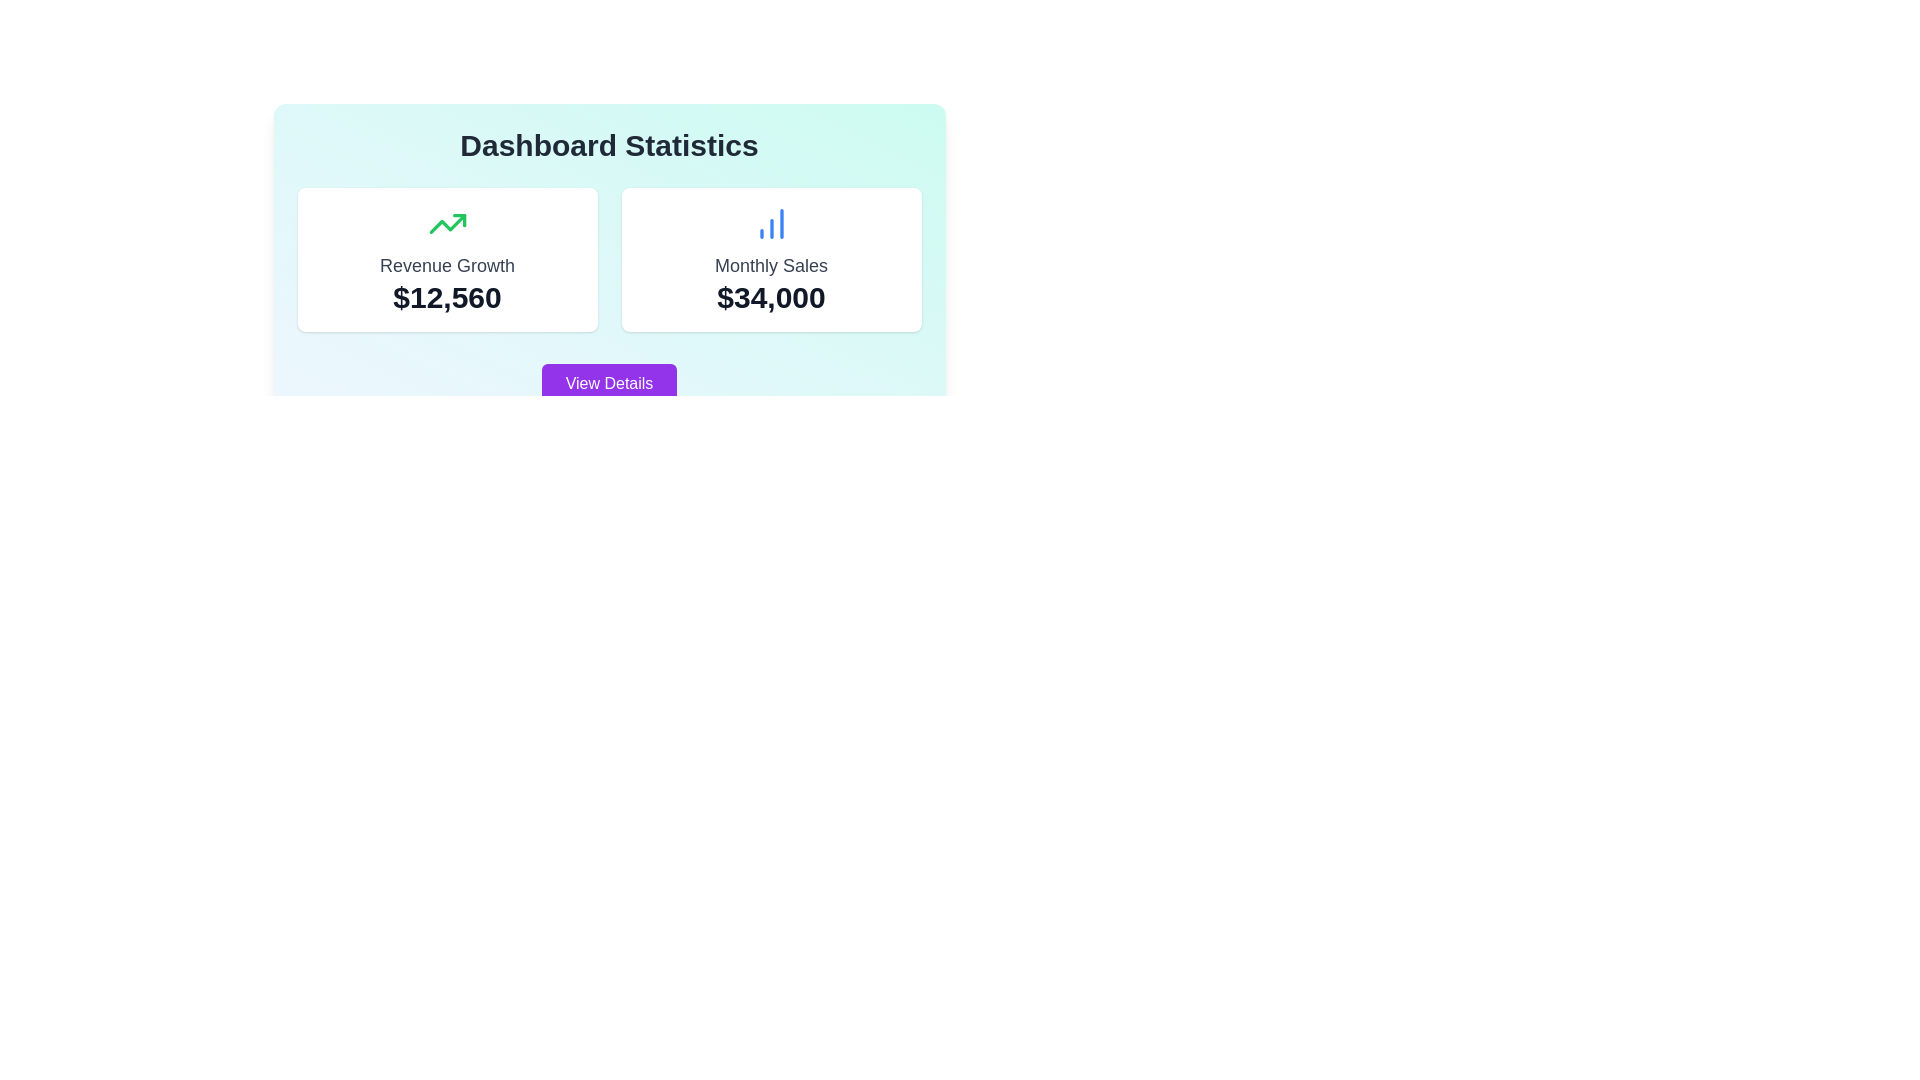  I want to click on the static text label that serves as a descriptive title for the sales data section, located within a card interface on the right side of a comparison layout, below a chart icon and above a bold sales amount, so click(770, 265).